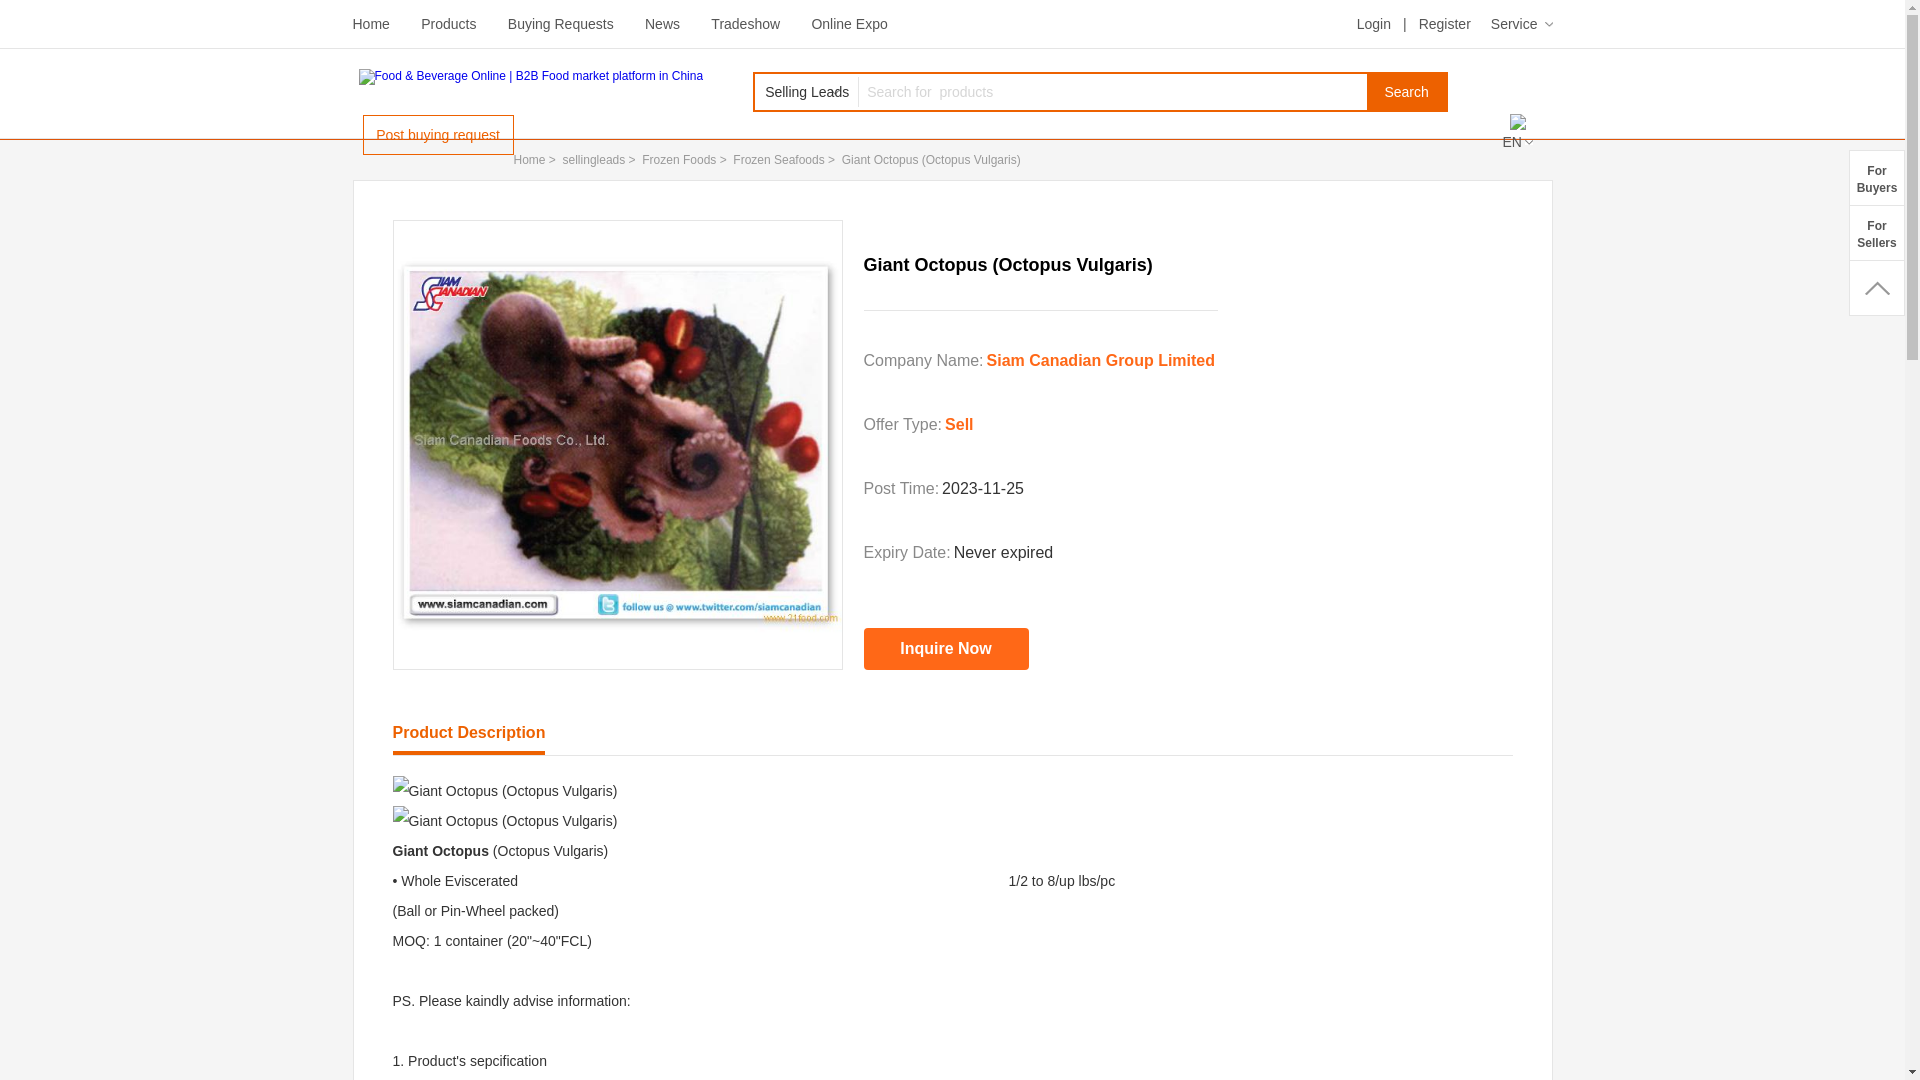 This screenshot has width=1920, height=1080. I want to click on 'Search', so click(1405, 92).